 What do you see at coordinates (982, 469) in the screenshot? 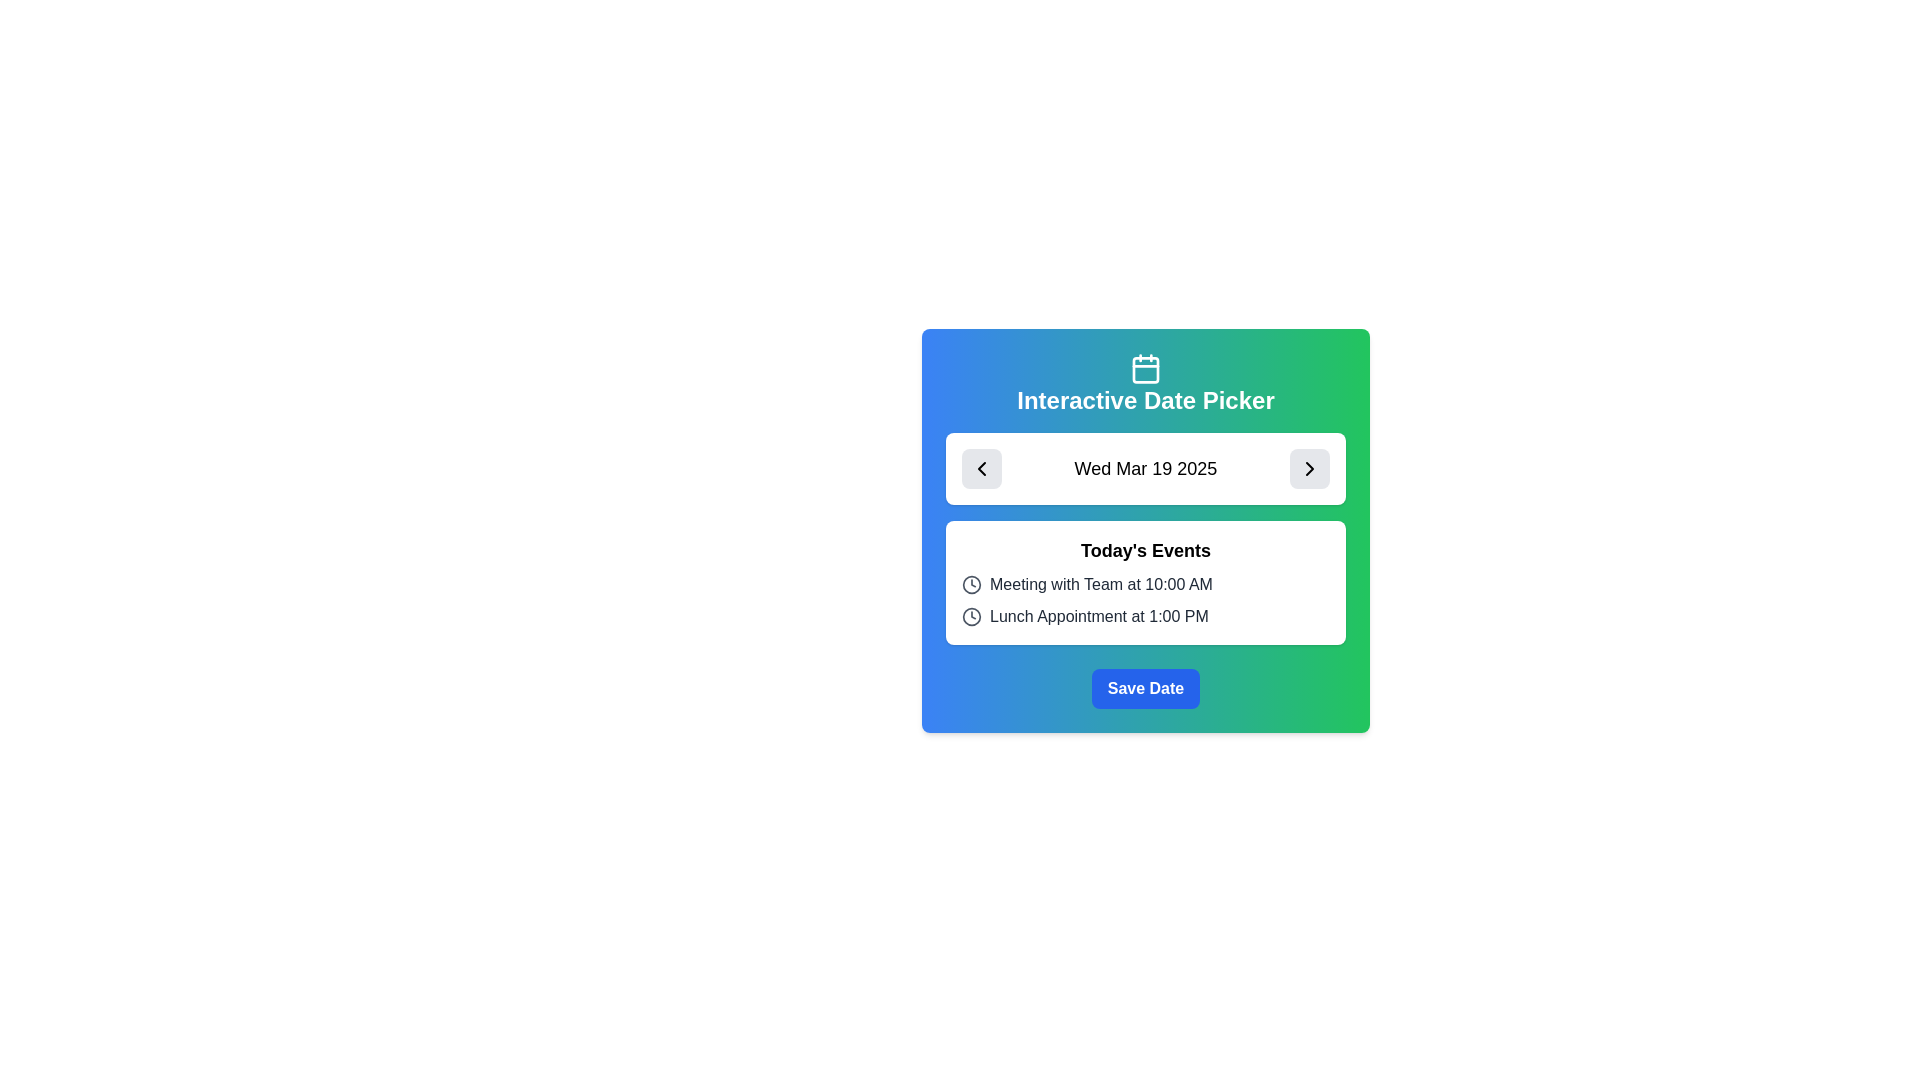
I see `the left-chevron navigation button in the Interactive Date Picker UI` at bounding box center [982, 469].